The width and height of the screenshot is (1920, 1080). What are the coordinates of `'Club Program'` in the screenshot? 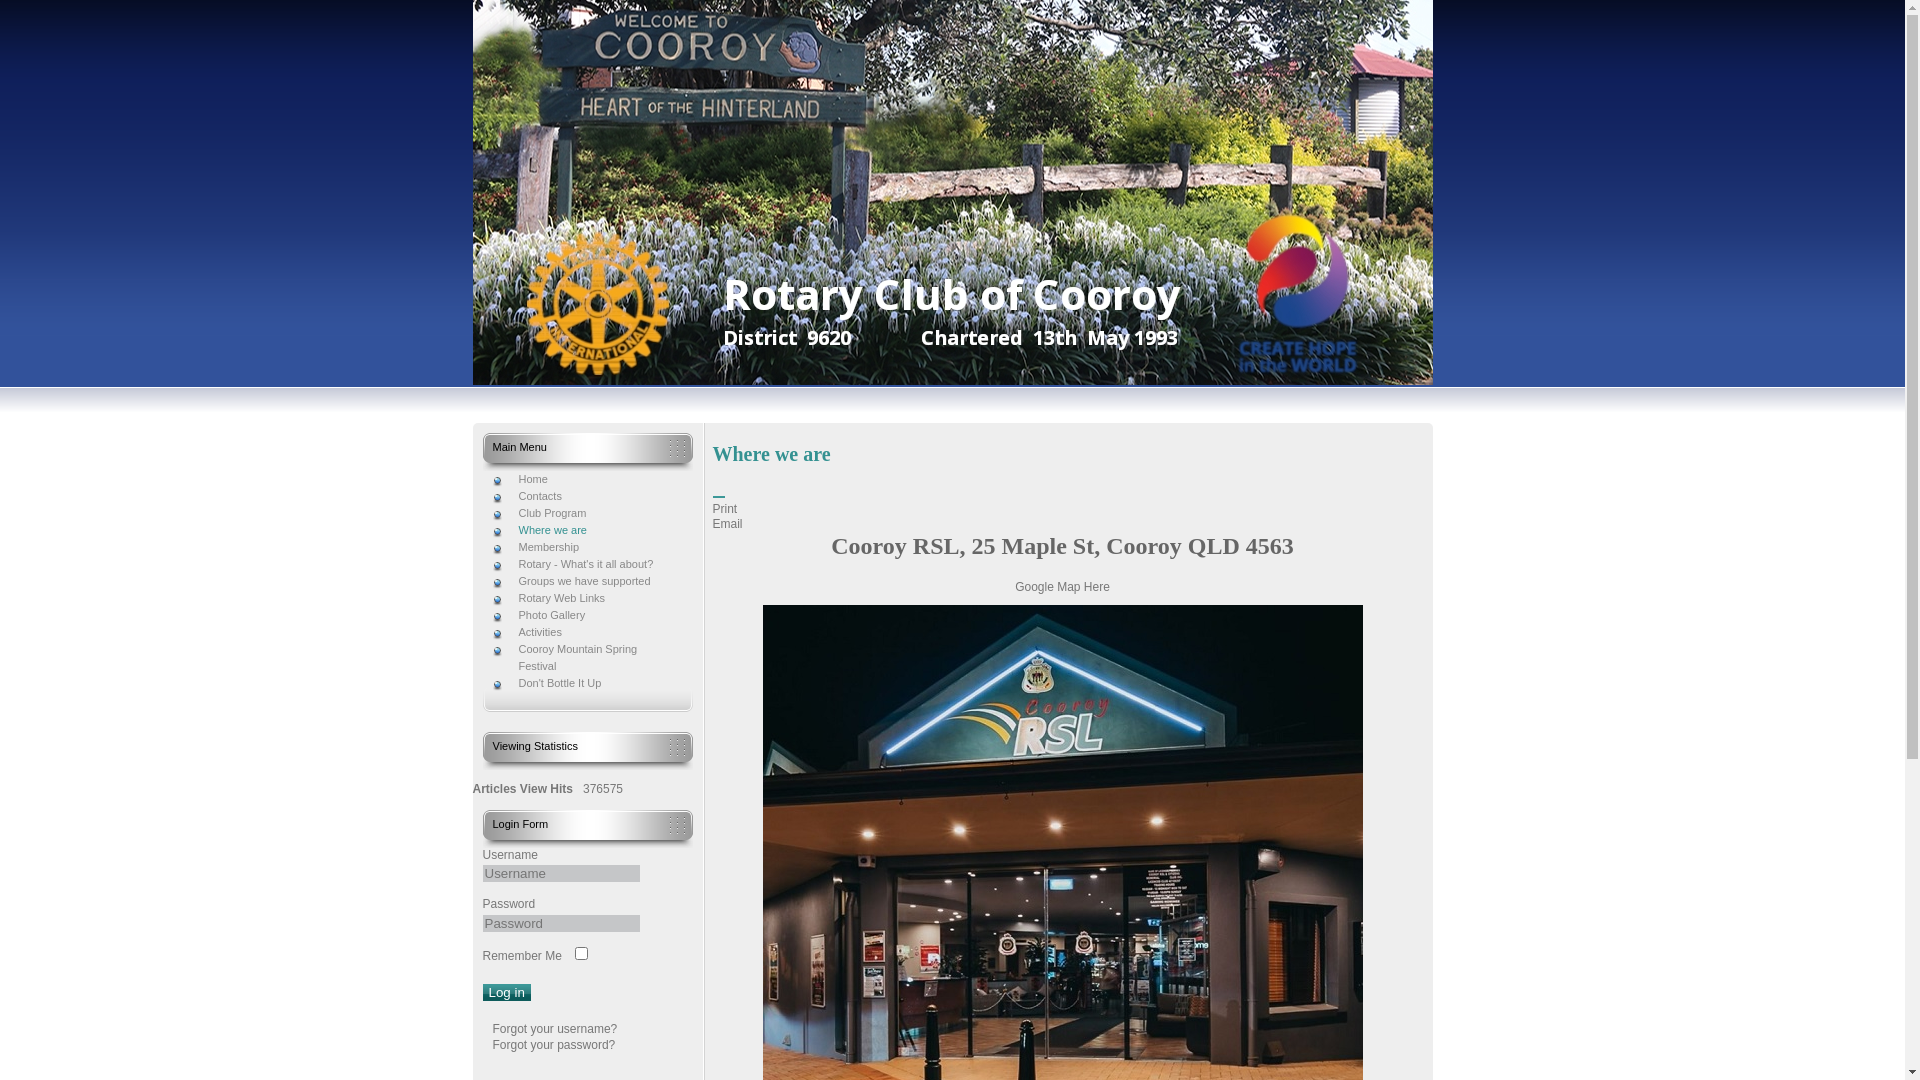 It's located at (585, 512).